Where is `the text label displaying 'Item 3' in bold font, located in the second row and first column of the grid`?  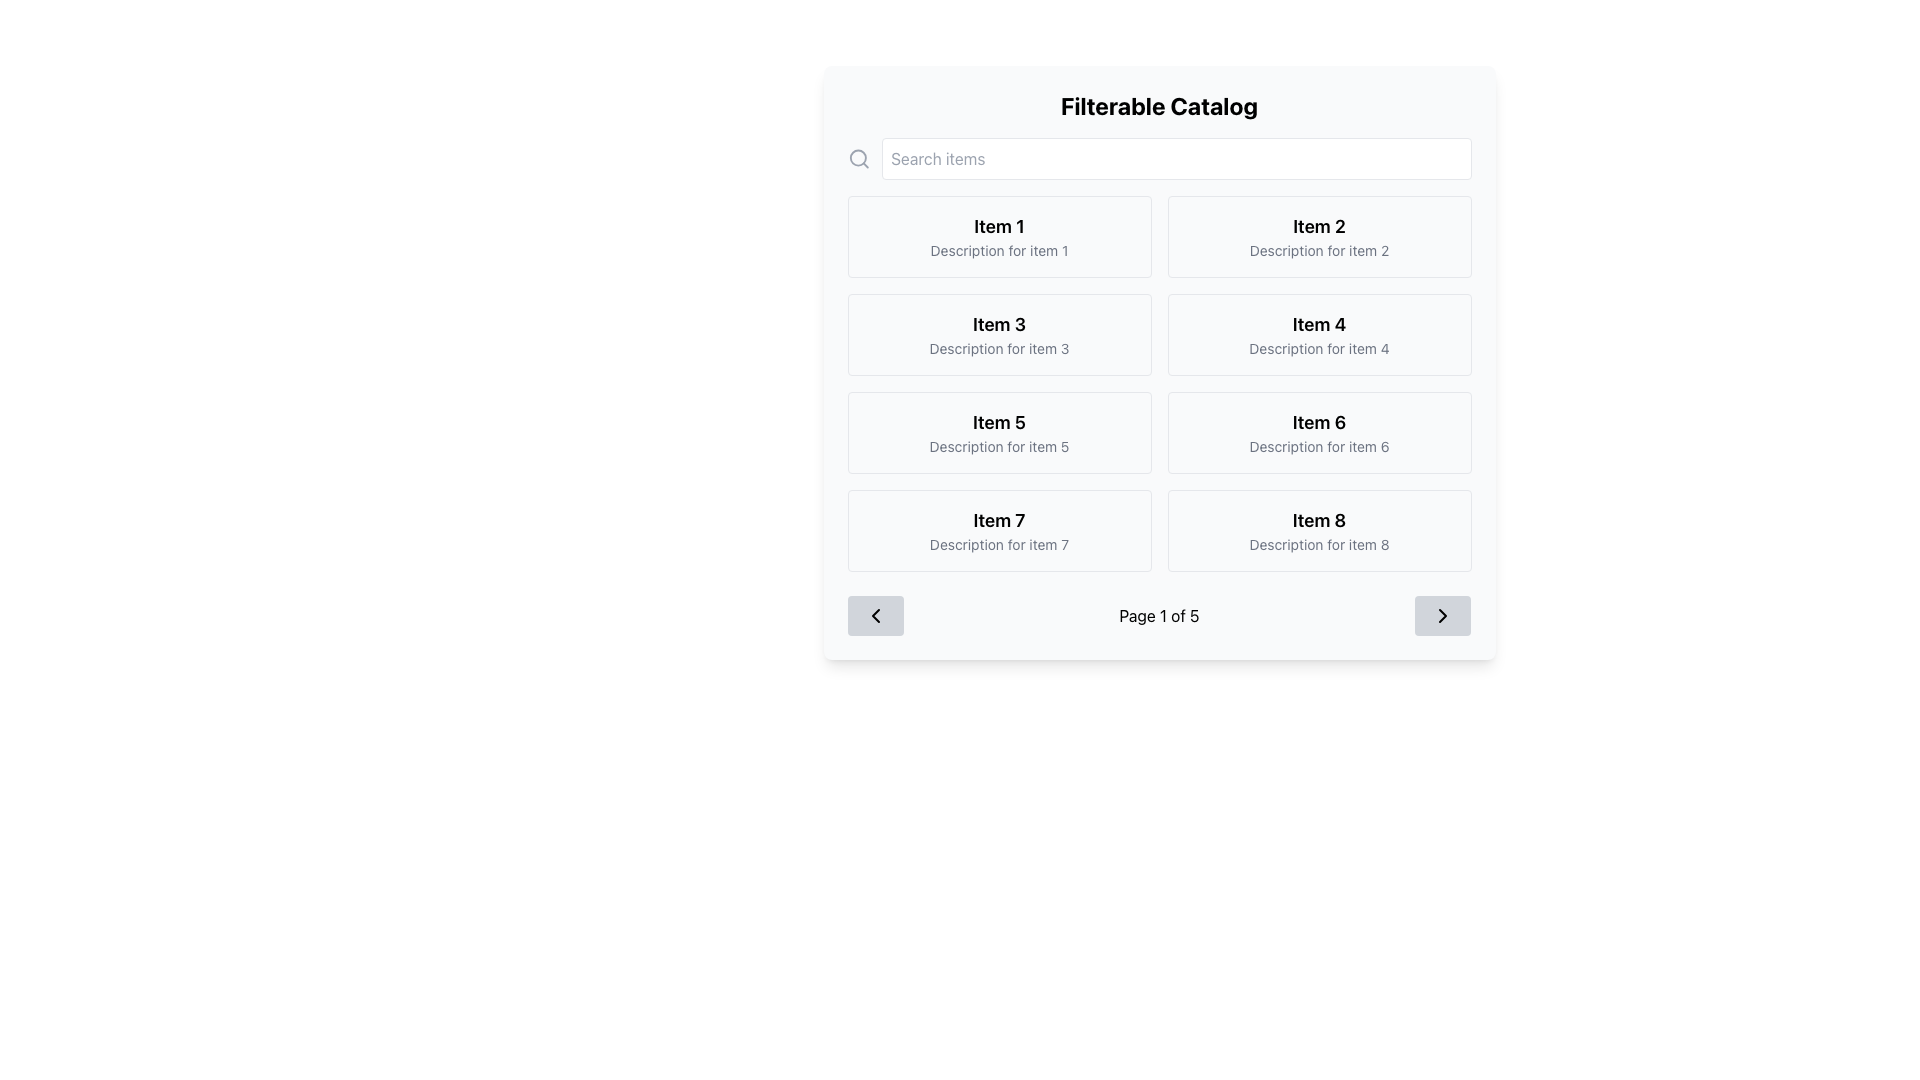 the text label displaying 'Item 3' in bold font, located in the second row and first column of the grid is located at coordinates (999, 323).